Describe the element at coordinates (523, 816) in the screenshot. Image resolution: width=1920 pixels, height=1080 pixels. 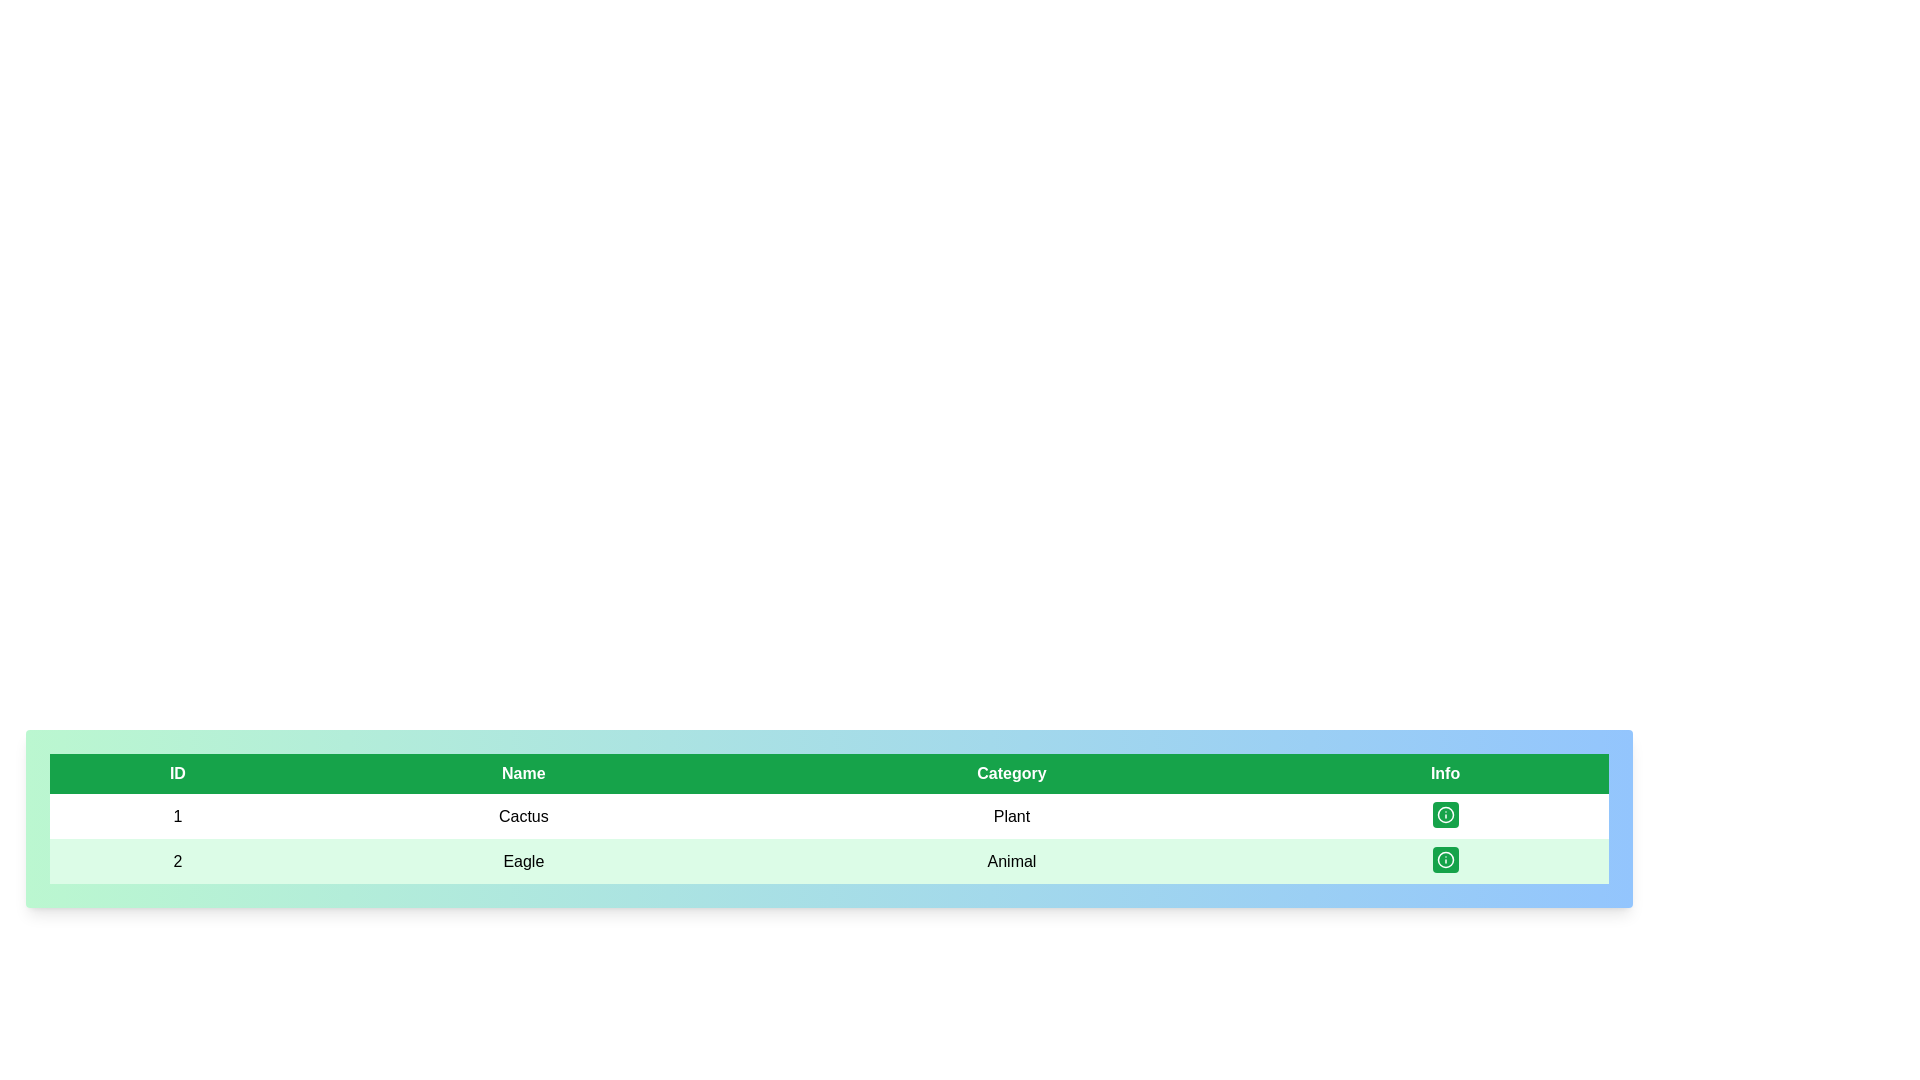
I see `the 'Name' label for the item 'Cactus' located in the second column of the first row of the table` at that location.